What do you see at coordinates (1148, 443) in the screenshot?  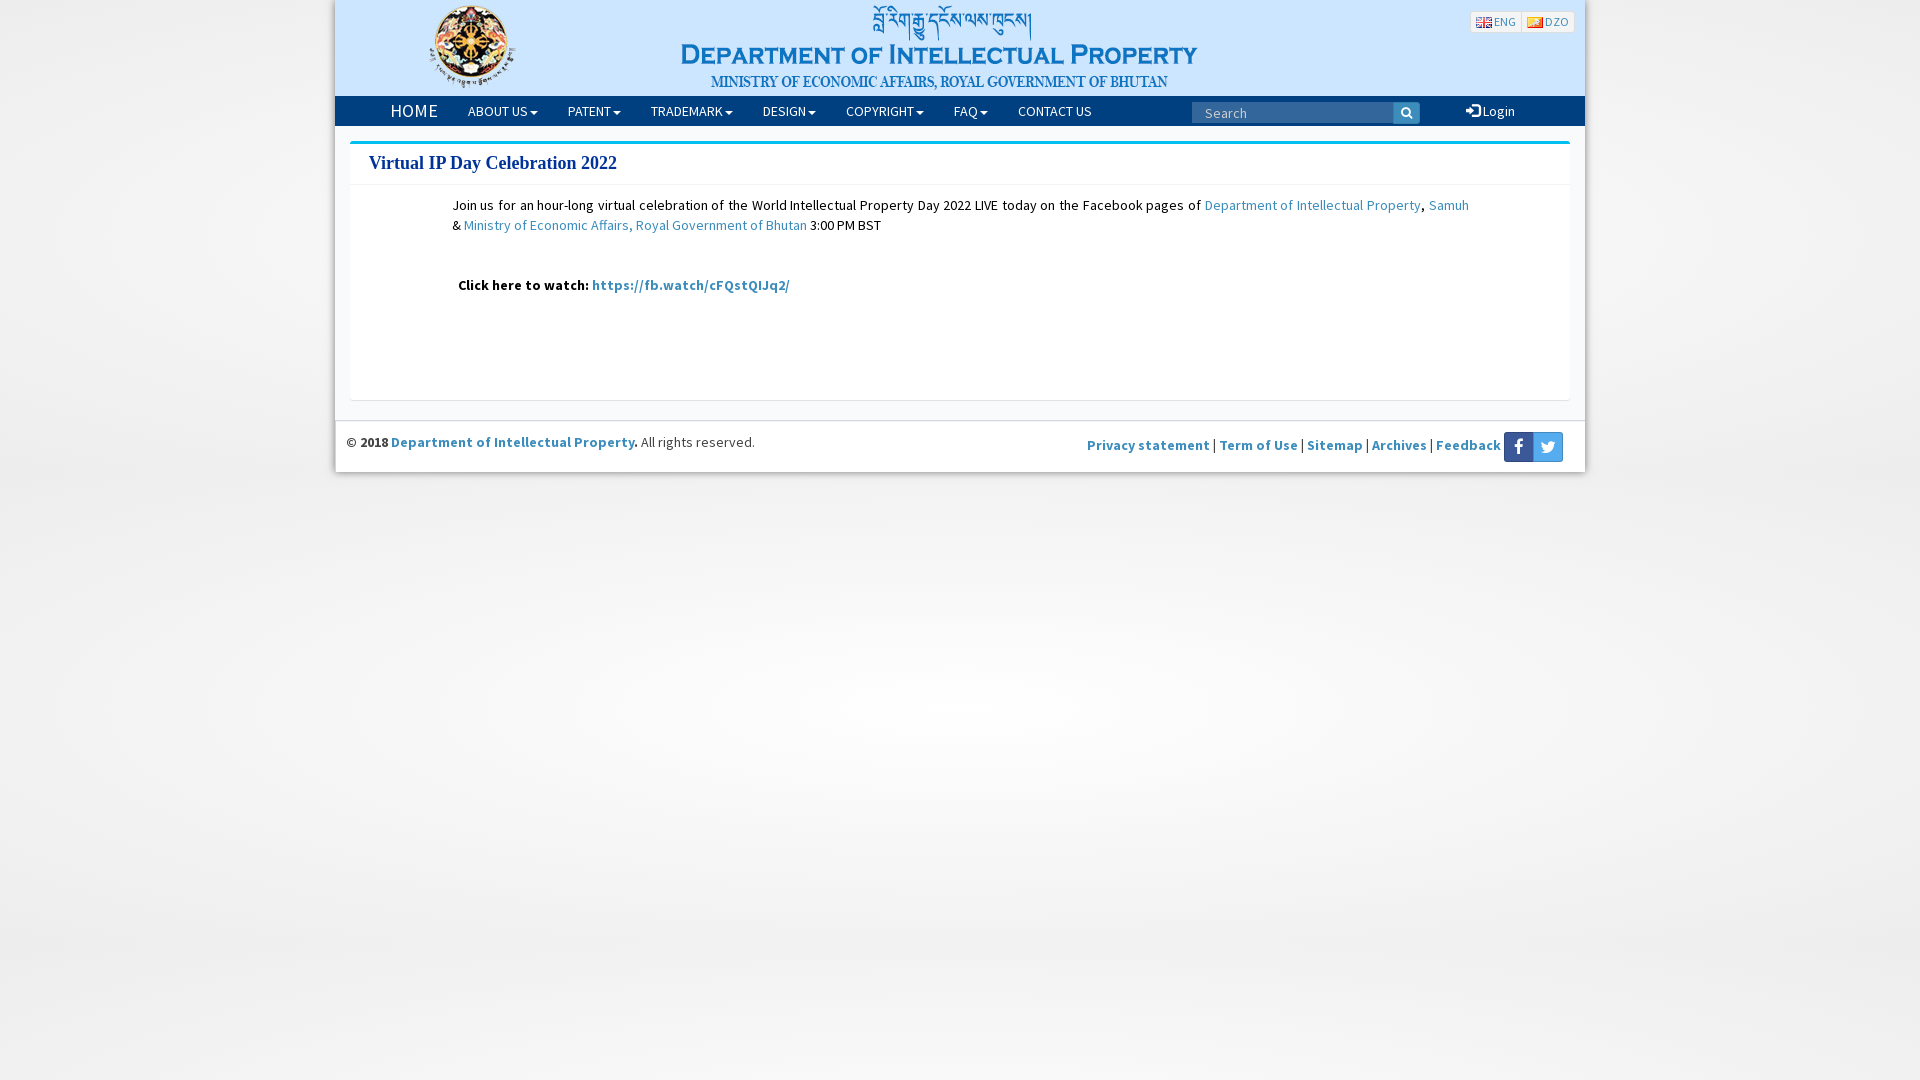 I see `'Privacy statement'` at bounding box center [1148, 443].